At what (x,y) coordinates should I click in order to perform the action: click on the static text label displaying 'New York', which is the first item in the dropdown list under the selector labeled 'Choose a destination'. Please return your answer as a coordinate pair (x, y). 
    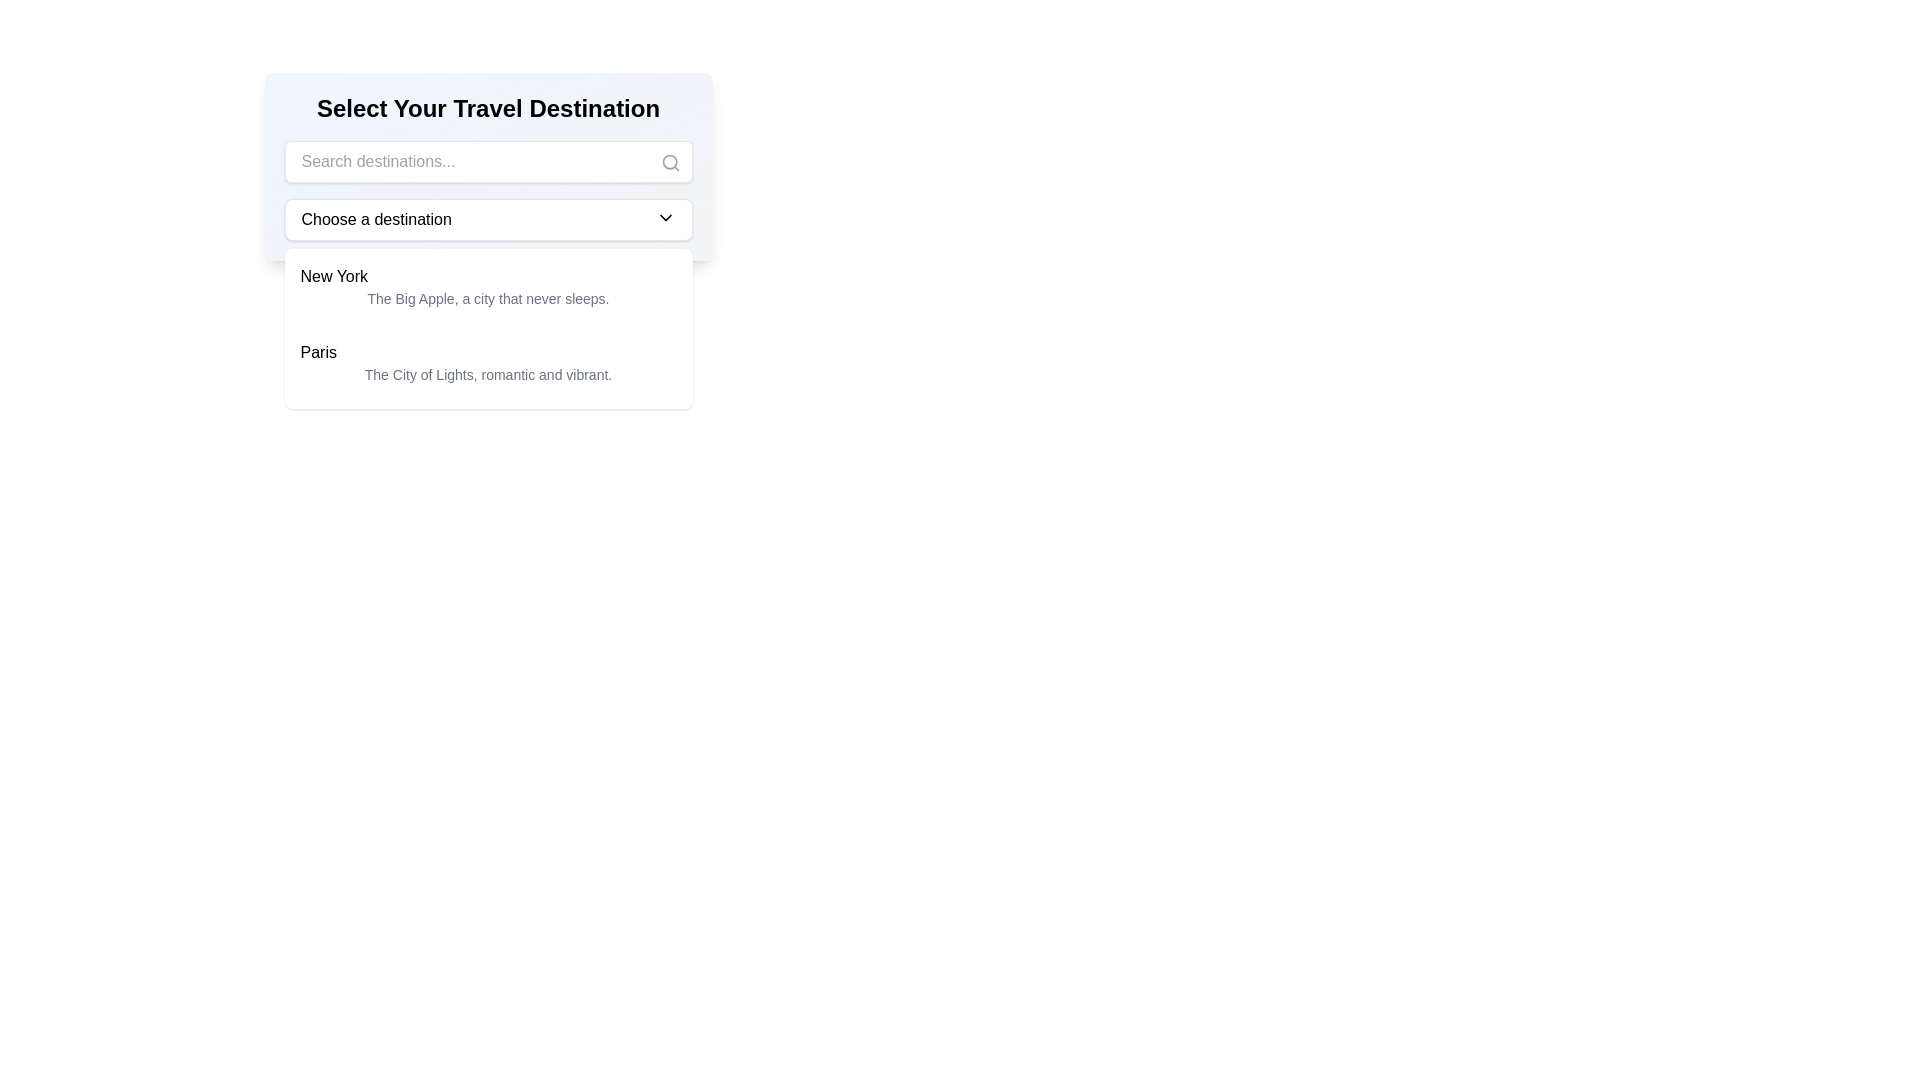
    Looking at the image, I should click on (334, 277).